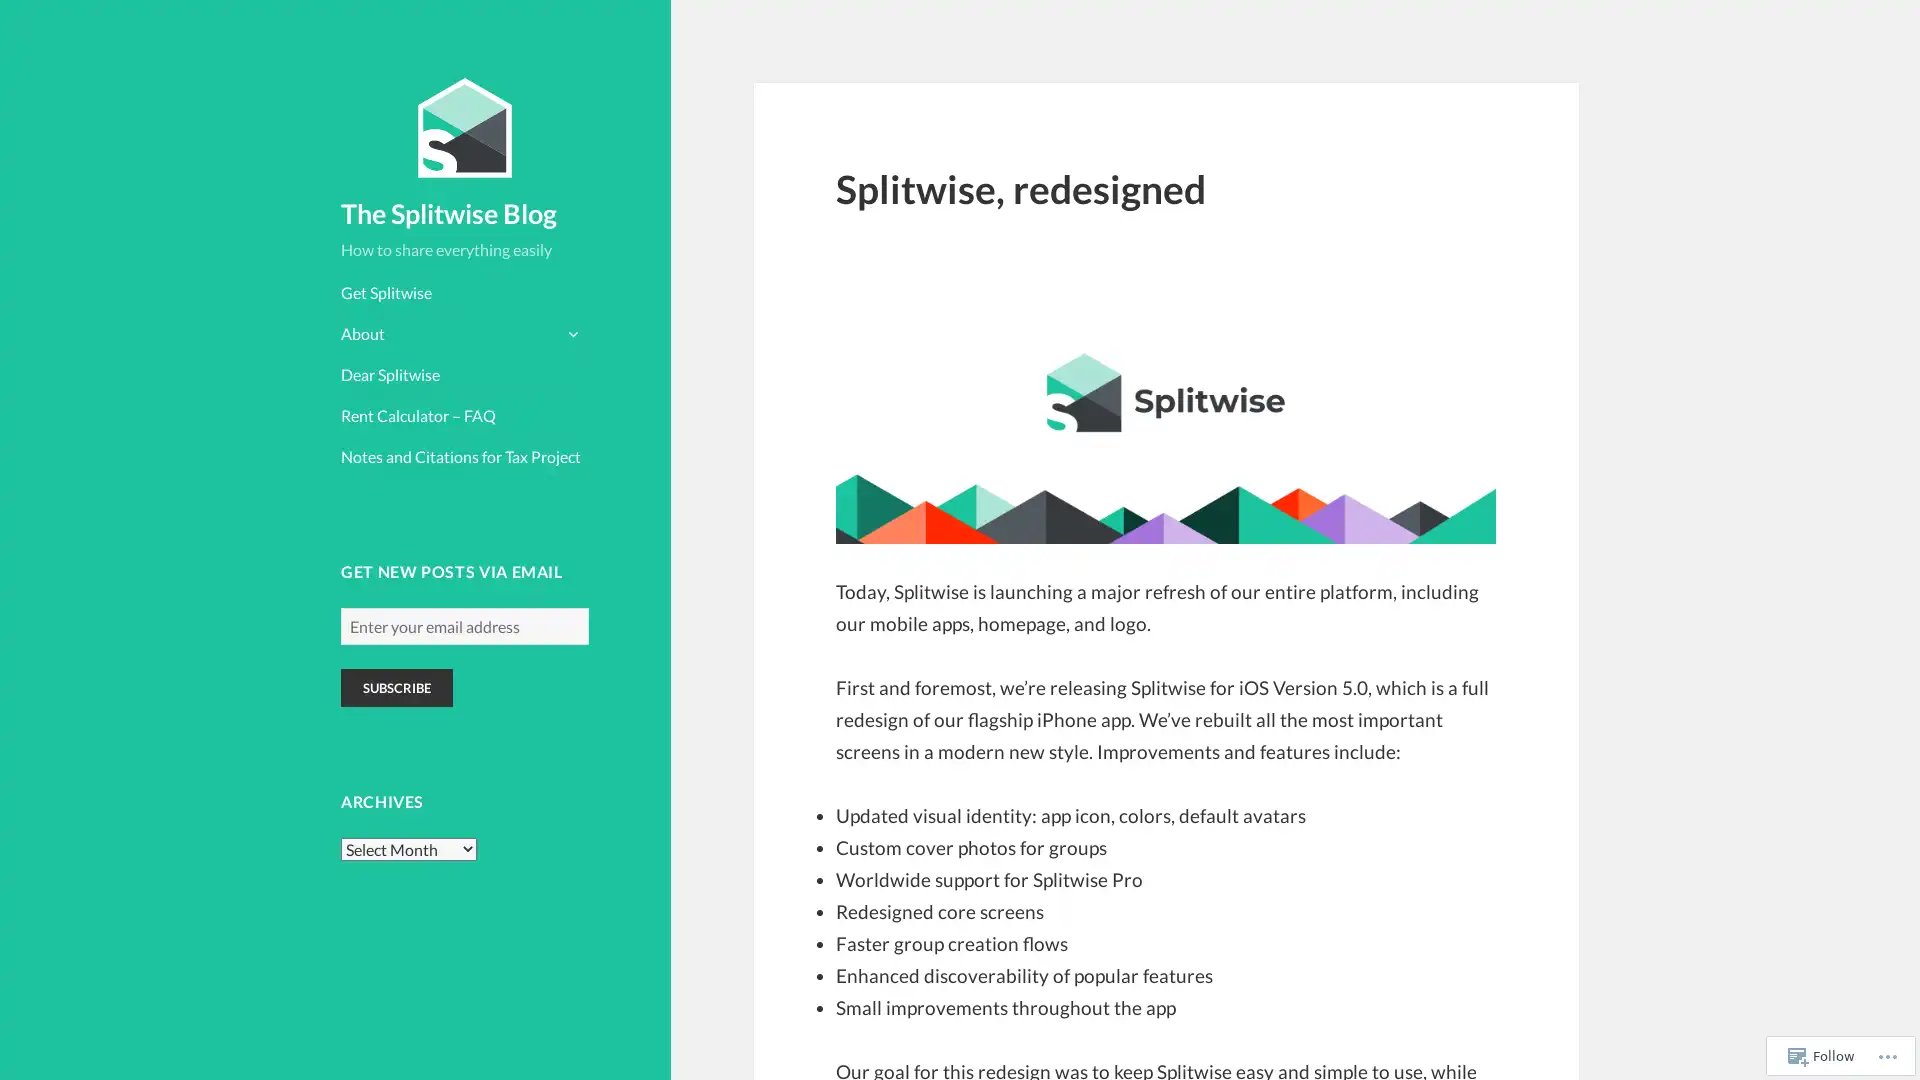  What do you see at coordinates (397, 686) in the screenshot?
I see `SUBSCRIBE` at bounding box center [397, 686].